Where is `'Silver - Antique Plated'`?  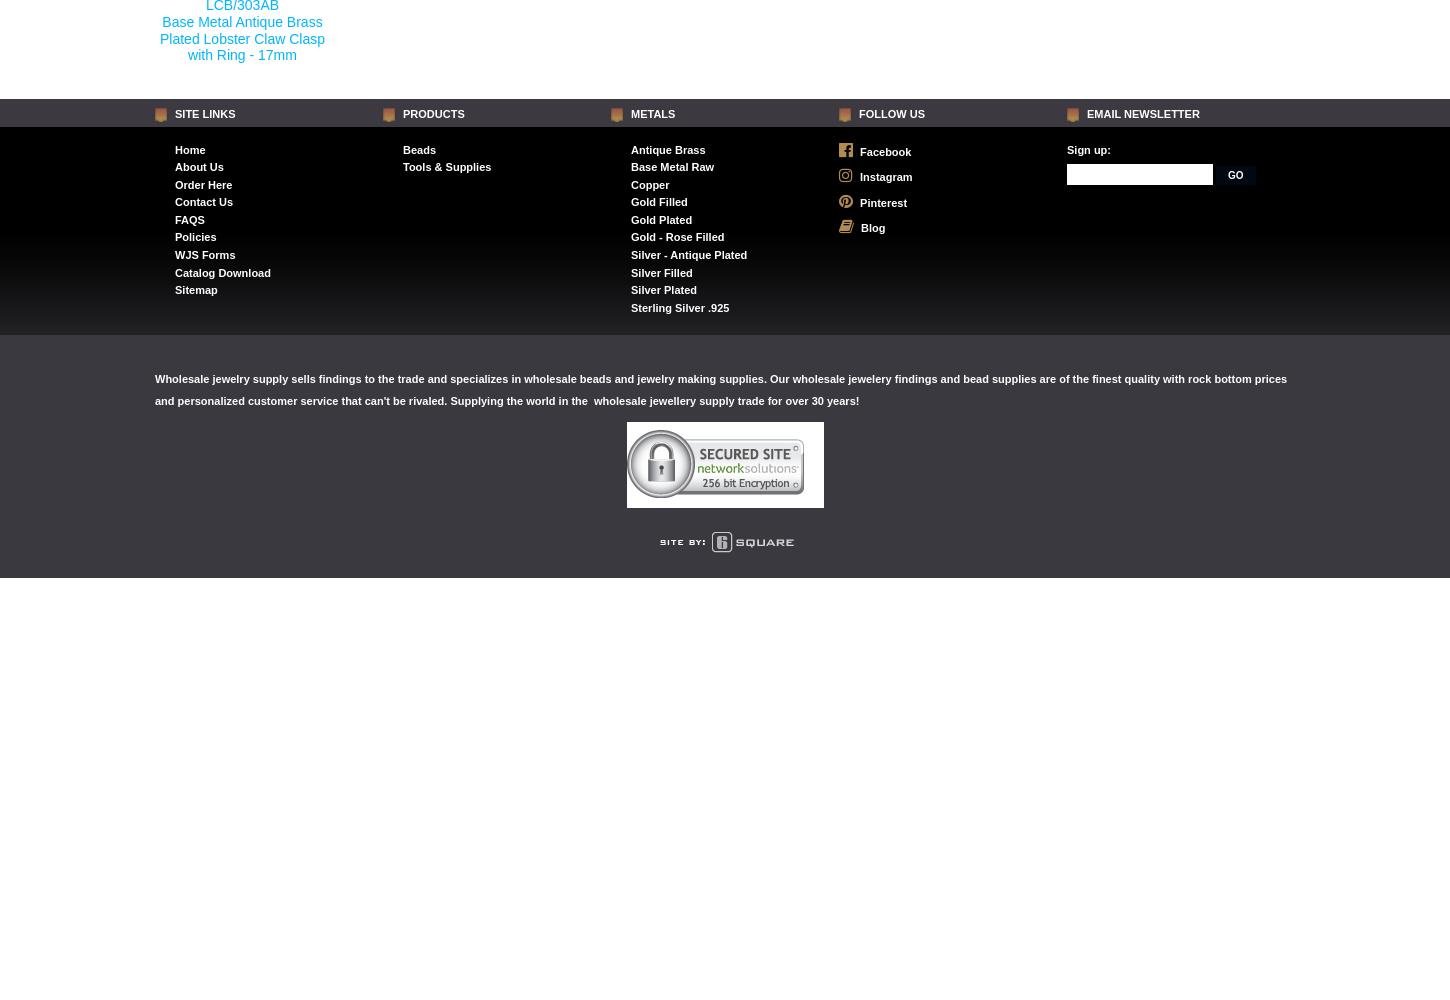 'Silver - Antique Plated' is located at coordinates (688, 255).